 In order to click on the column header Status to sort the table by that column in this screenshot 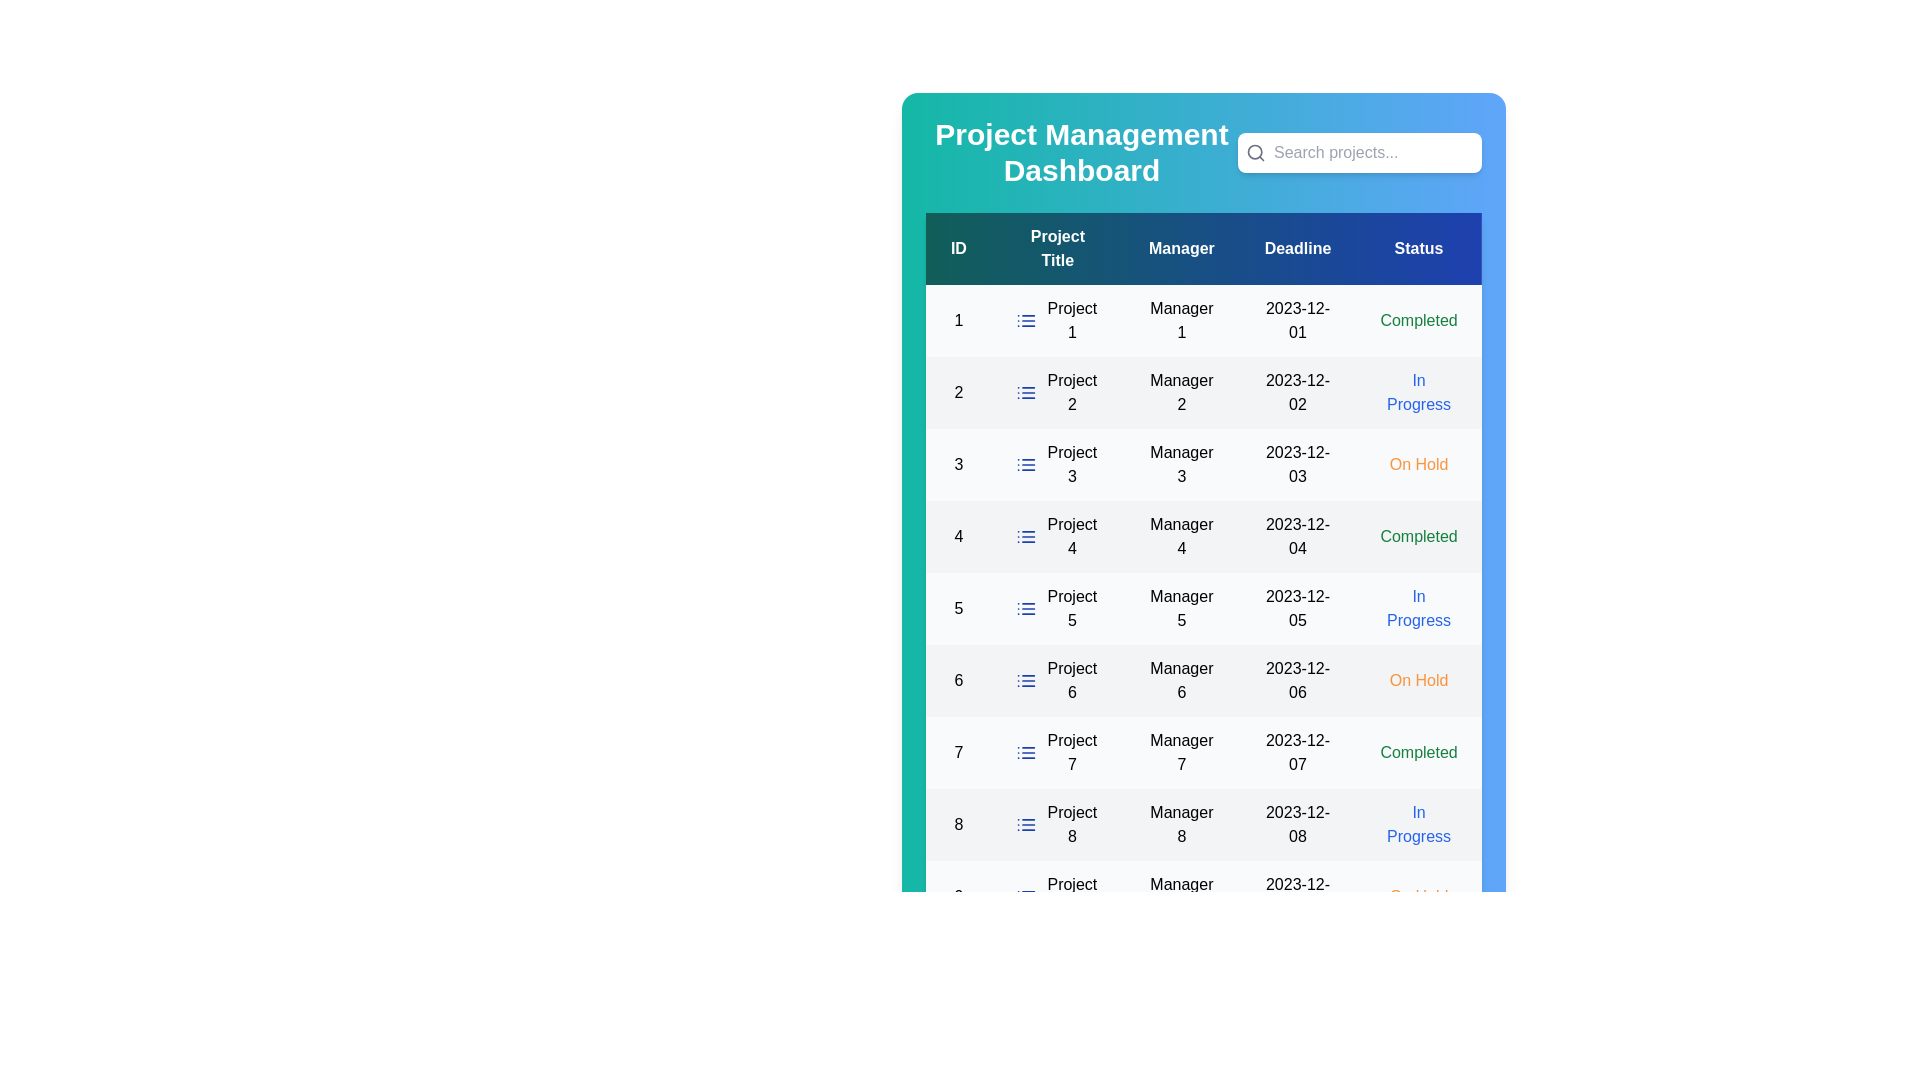, I will do `click(1418, 248)`.